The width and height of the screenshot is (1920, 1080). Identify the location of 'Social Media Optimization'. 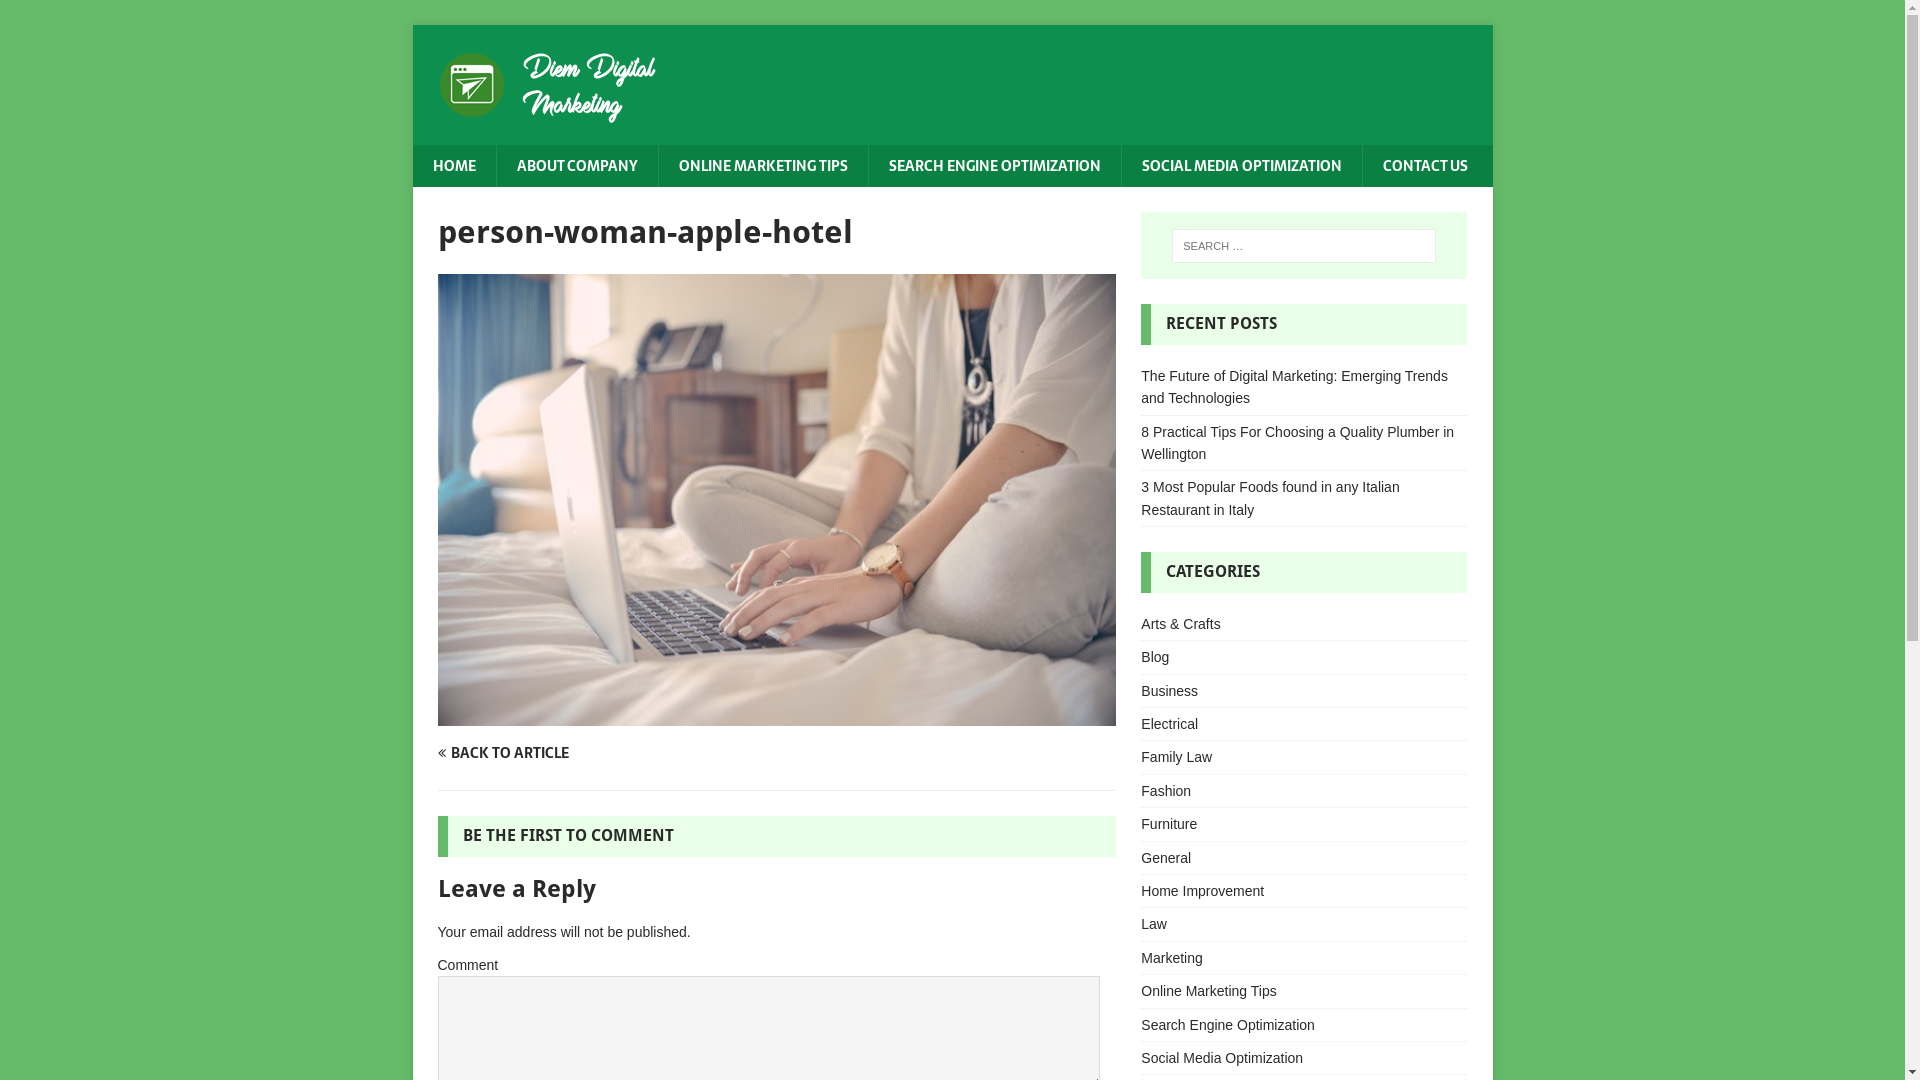
(1141, 1056).